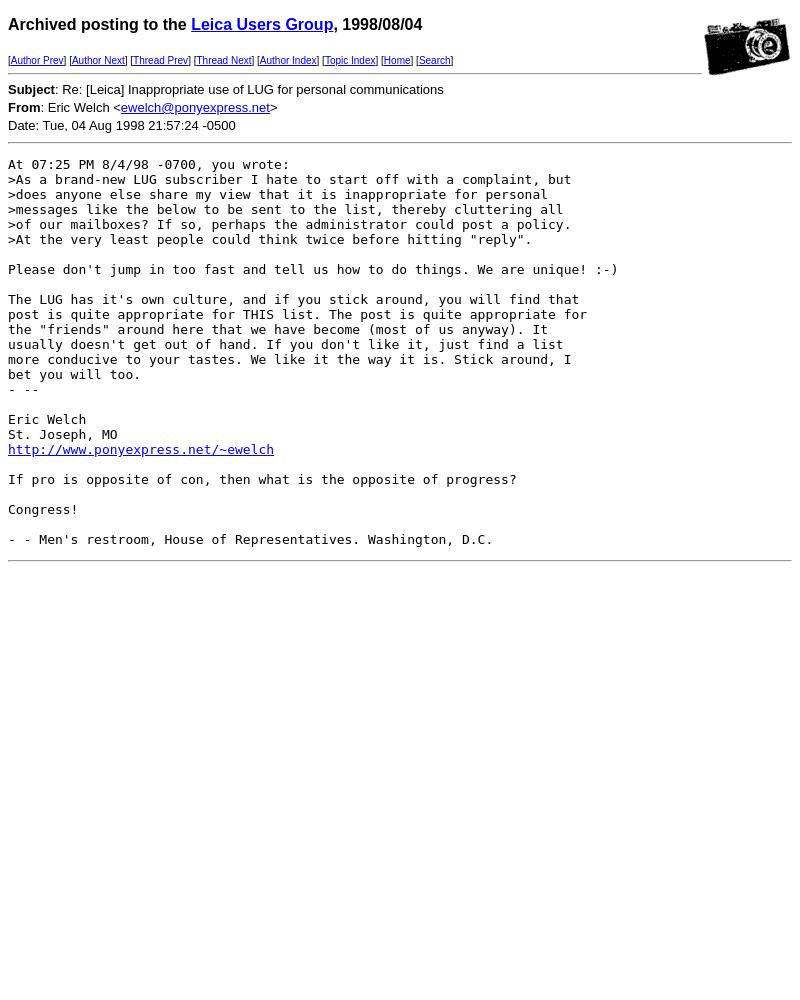  Describe the element at coordinates (193, 106) in the screenshot. I see `'ewelch@ponyexpress.net'` at that location.